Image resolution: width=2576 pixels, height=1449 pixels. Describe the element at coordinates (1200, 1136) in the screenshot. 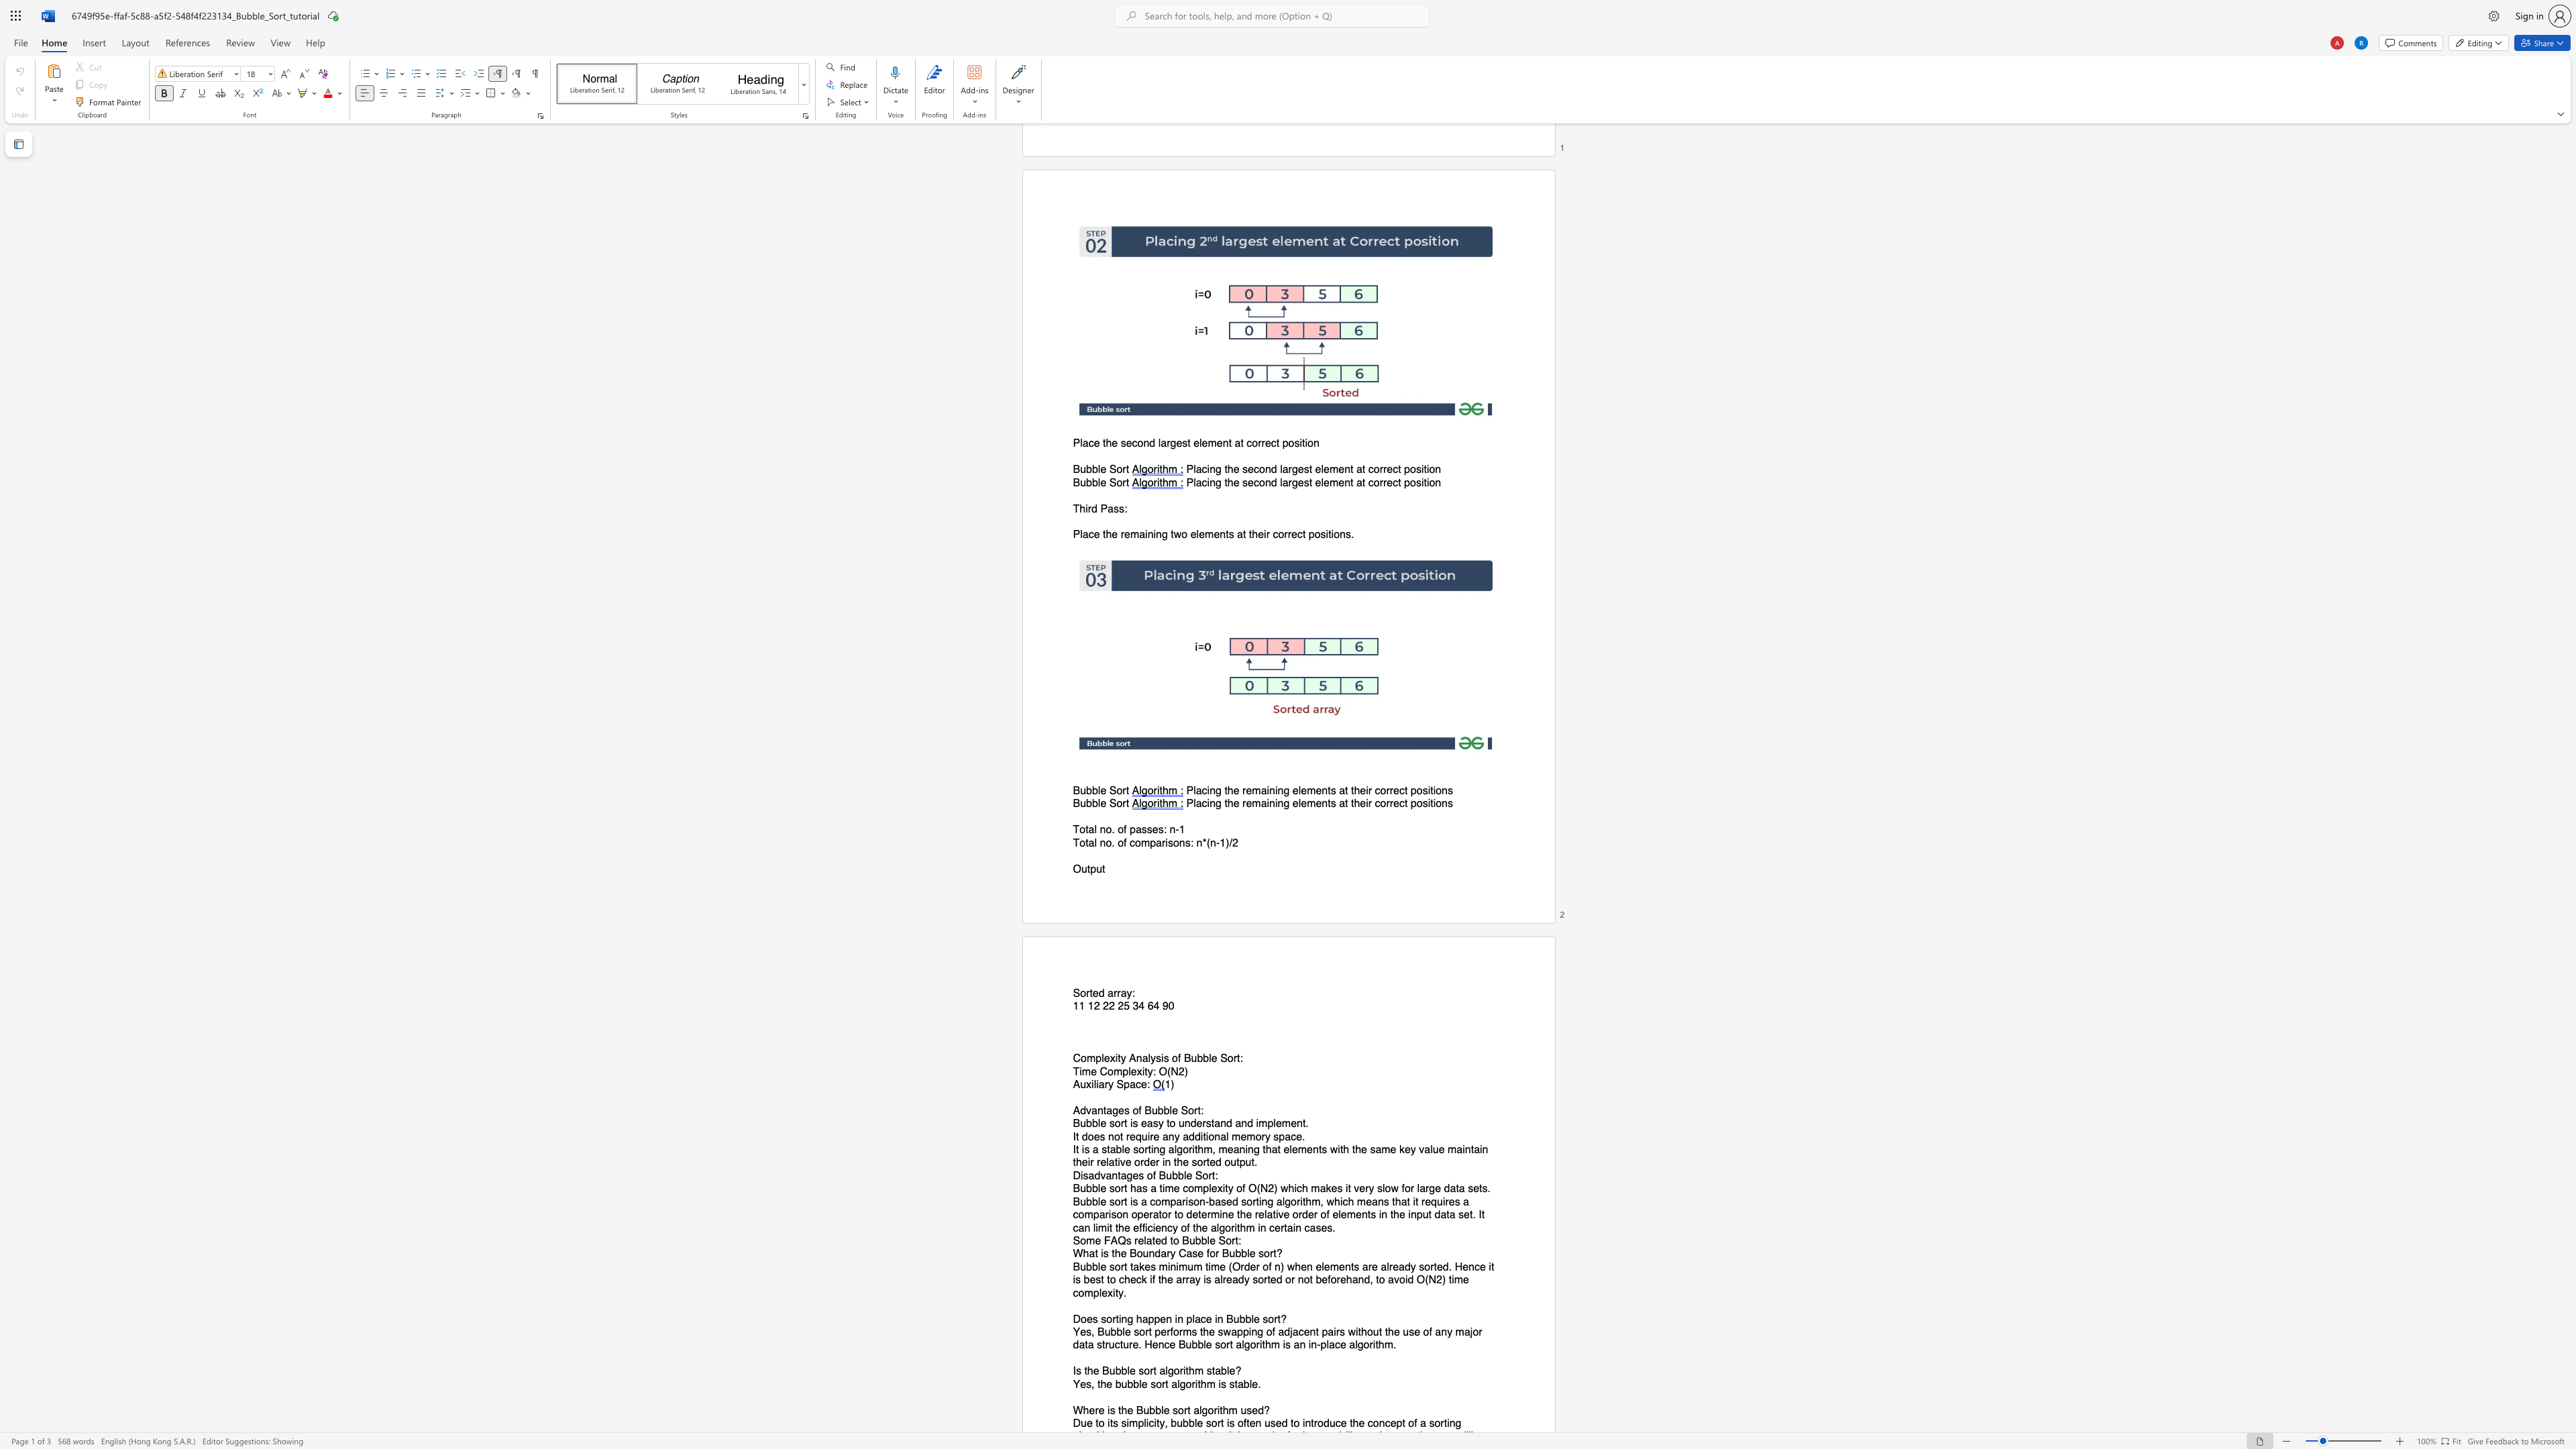

I see `the subset text "ition" within the text "additional"` at that location.